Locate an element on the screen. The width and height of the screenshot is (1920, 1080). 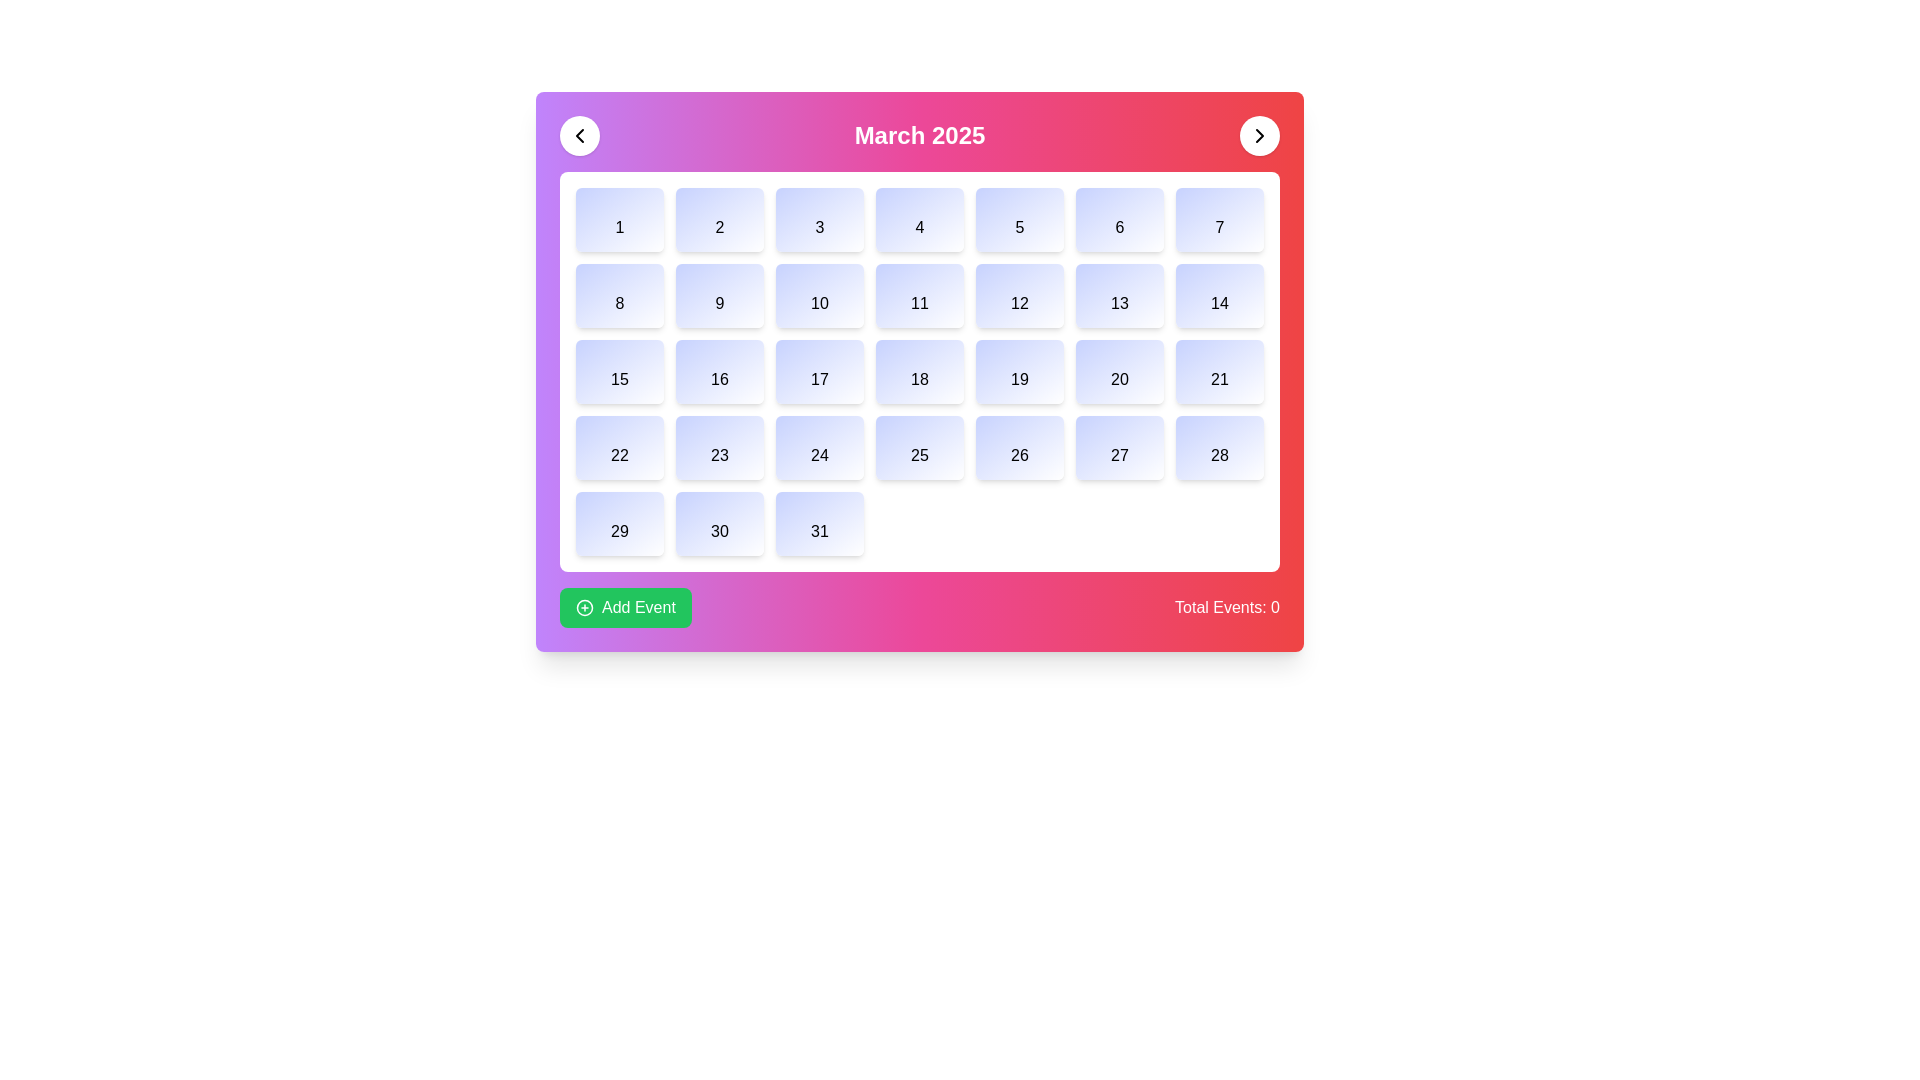
the calendar day tile displaying the number '15' is located at coordinates (618, 371).